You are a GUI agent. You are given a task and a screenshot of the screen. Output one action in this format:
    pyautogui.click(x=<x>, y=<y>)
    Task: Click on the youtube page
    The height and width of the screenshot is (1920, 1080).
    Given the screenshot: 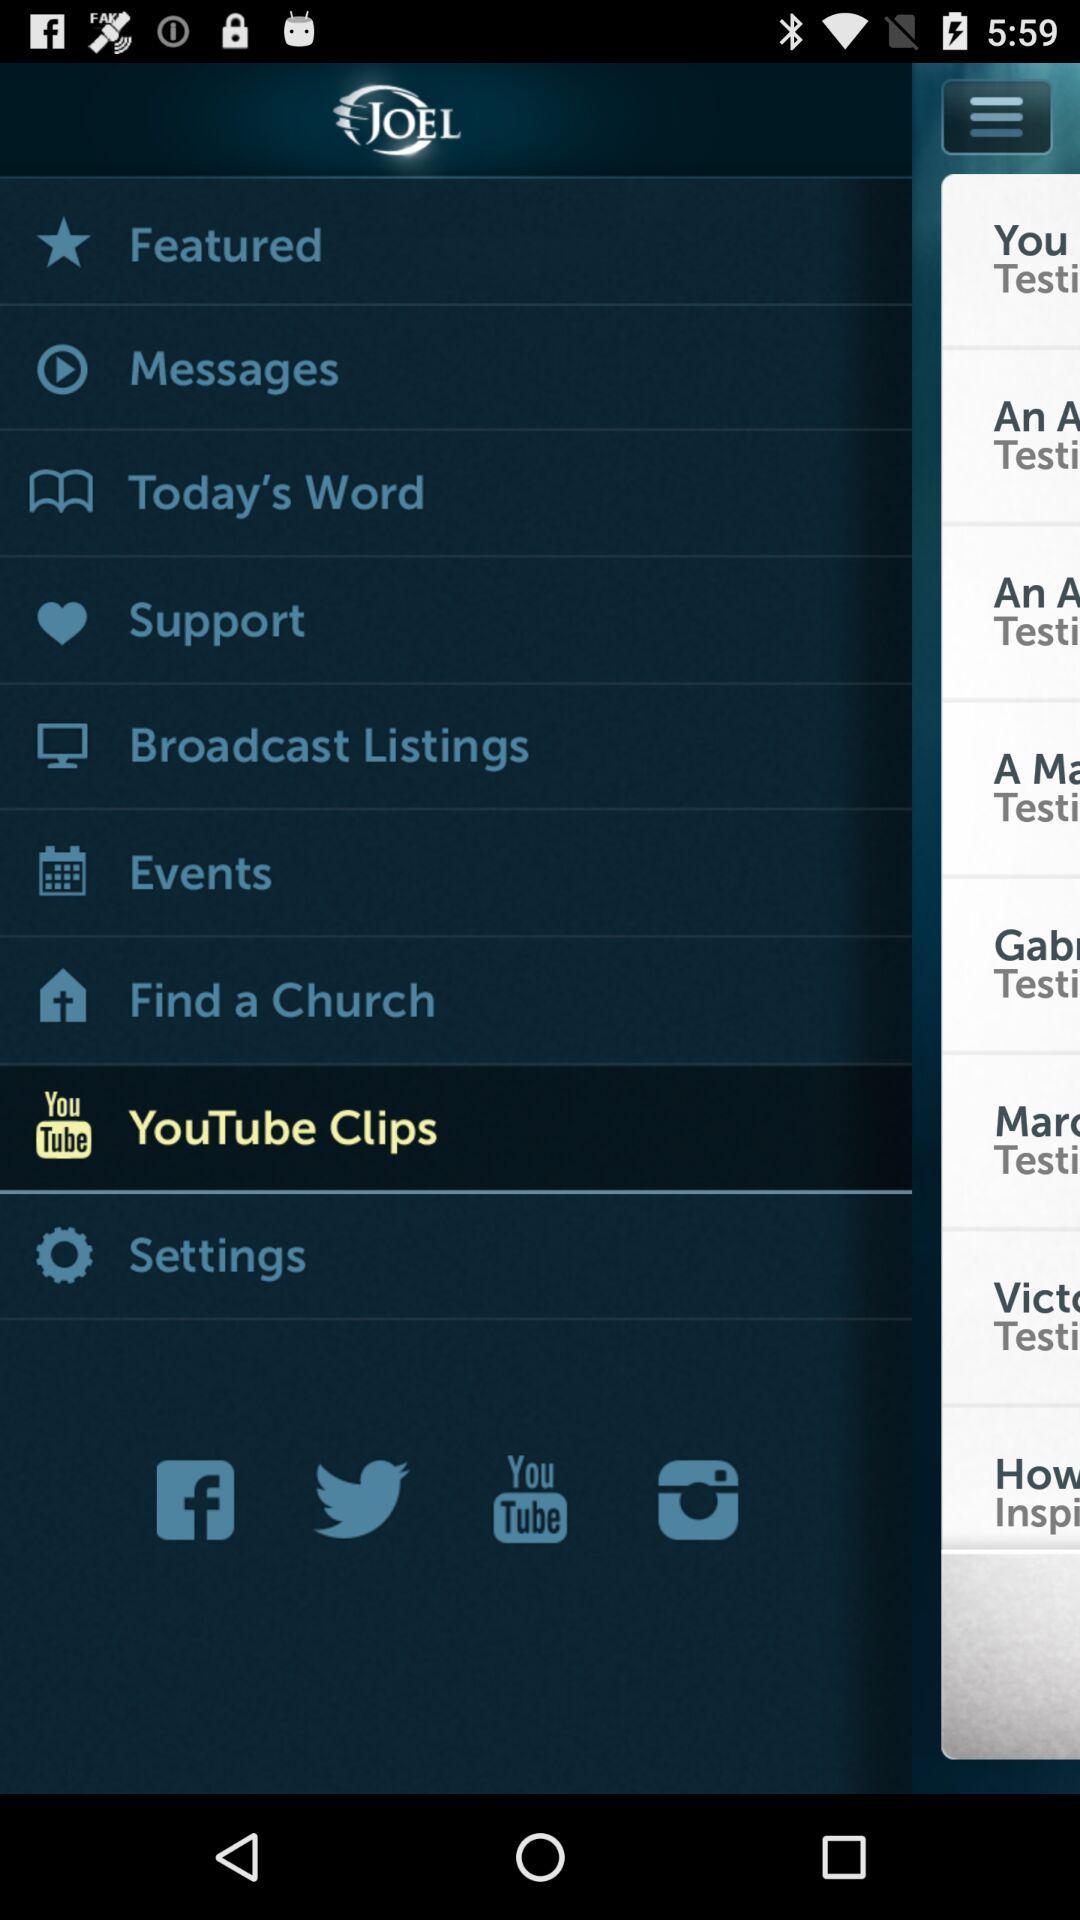 What is the action you would take?
    pyautogui.click(x=529, y=1499)
    